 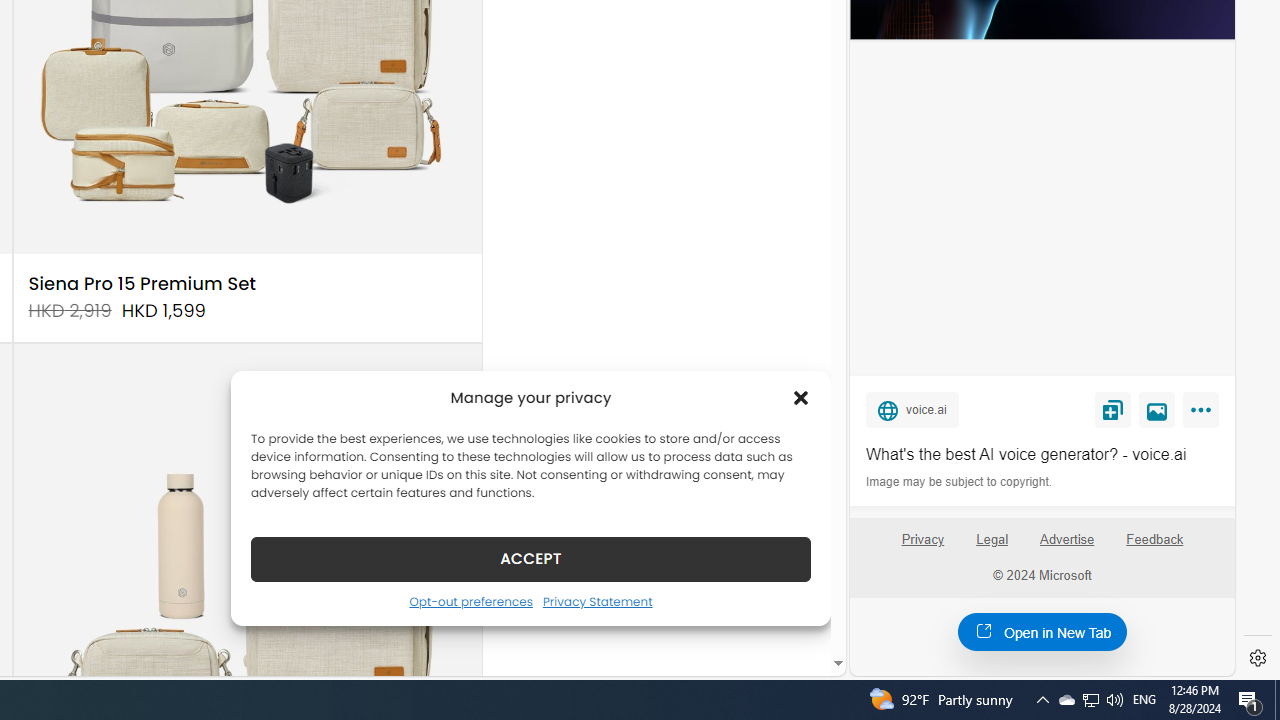 What do you see at coordinates (1111, 408) in the screenshot?
I see `'Save'` at bounding box center [1111, 408].